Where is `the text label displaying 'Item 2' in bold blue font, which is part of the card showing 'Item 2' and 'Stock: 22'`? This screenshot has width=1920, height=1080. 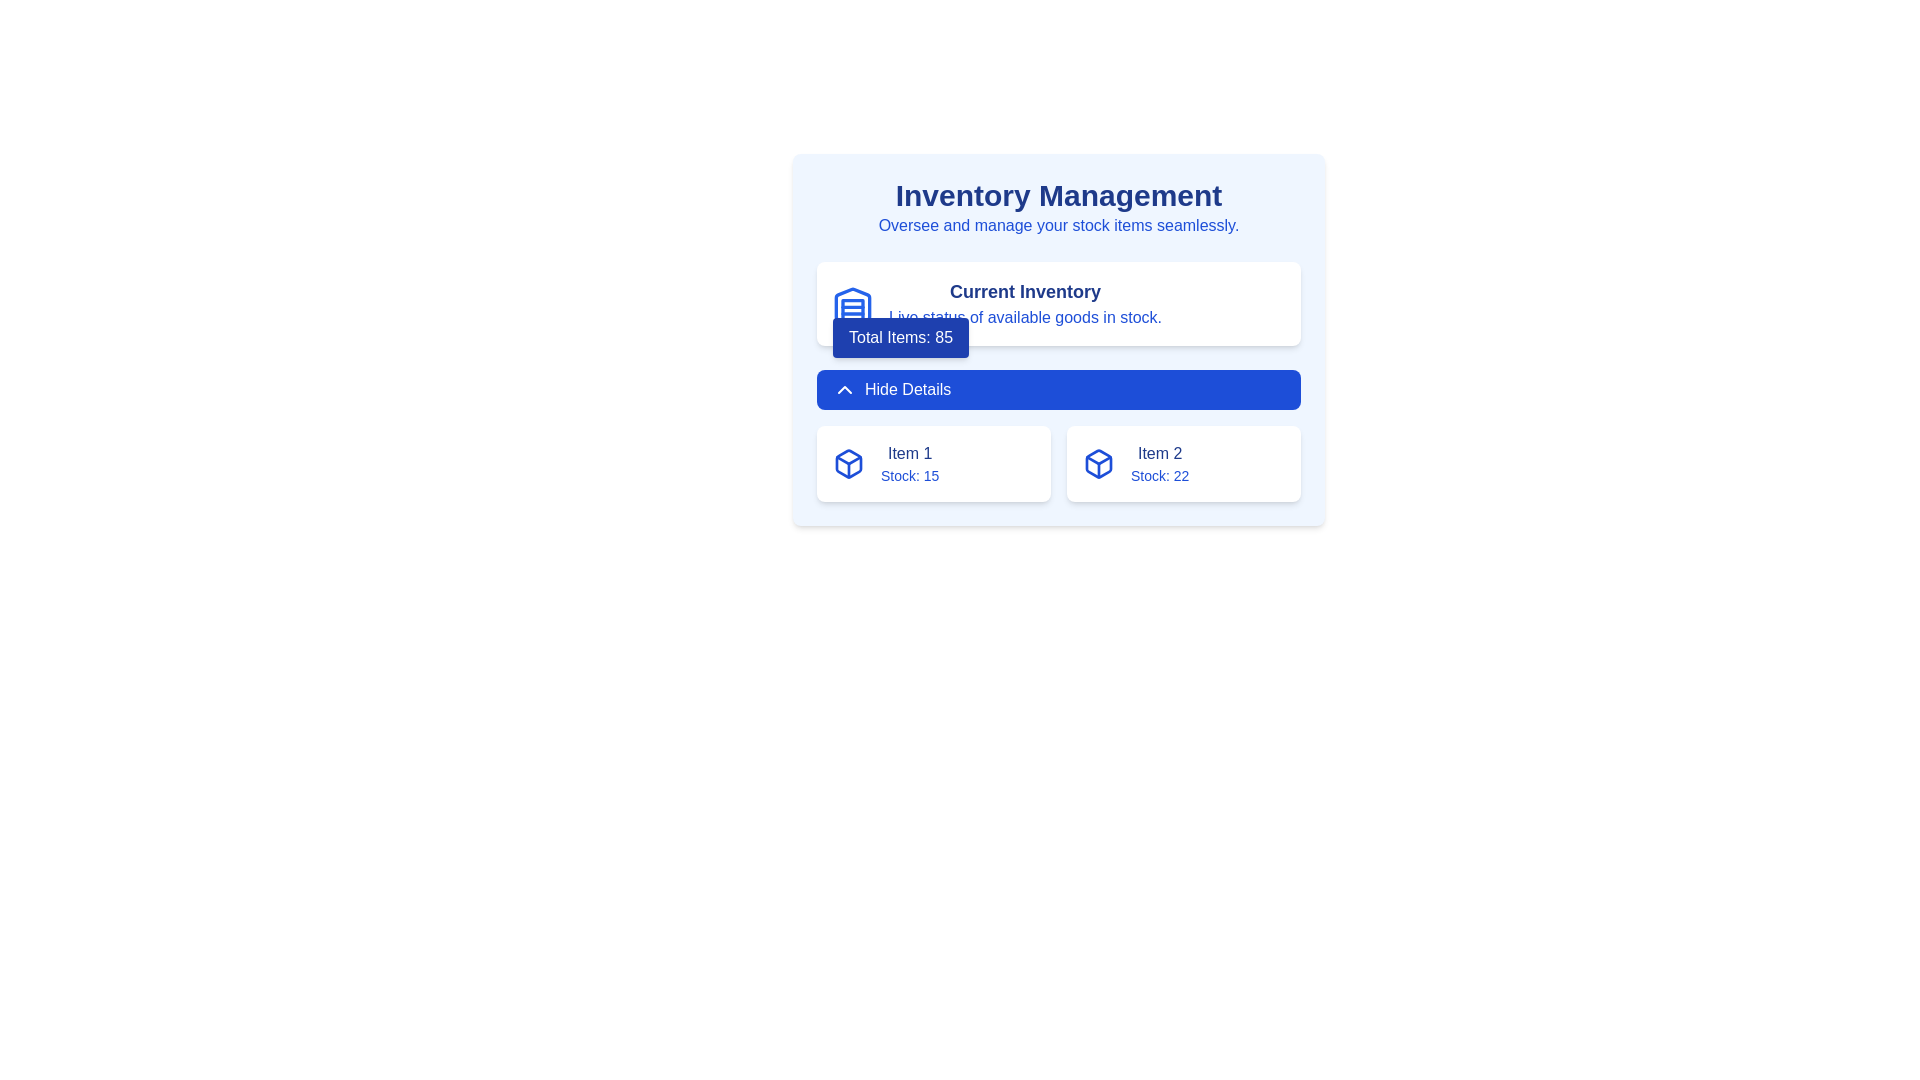
the text label displaying 'Item 2' in bold blue font, which is part of the card showing 'Item 2' and 'Stock: 22' is located at coordinates (1160, 454).